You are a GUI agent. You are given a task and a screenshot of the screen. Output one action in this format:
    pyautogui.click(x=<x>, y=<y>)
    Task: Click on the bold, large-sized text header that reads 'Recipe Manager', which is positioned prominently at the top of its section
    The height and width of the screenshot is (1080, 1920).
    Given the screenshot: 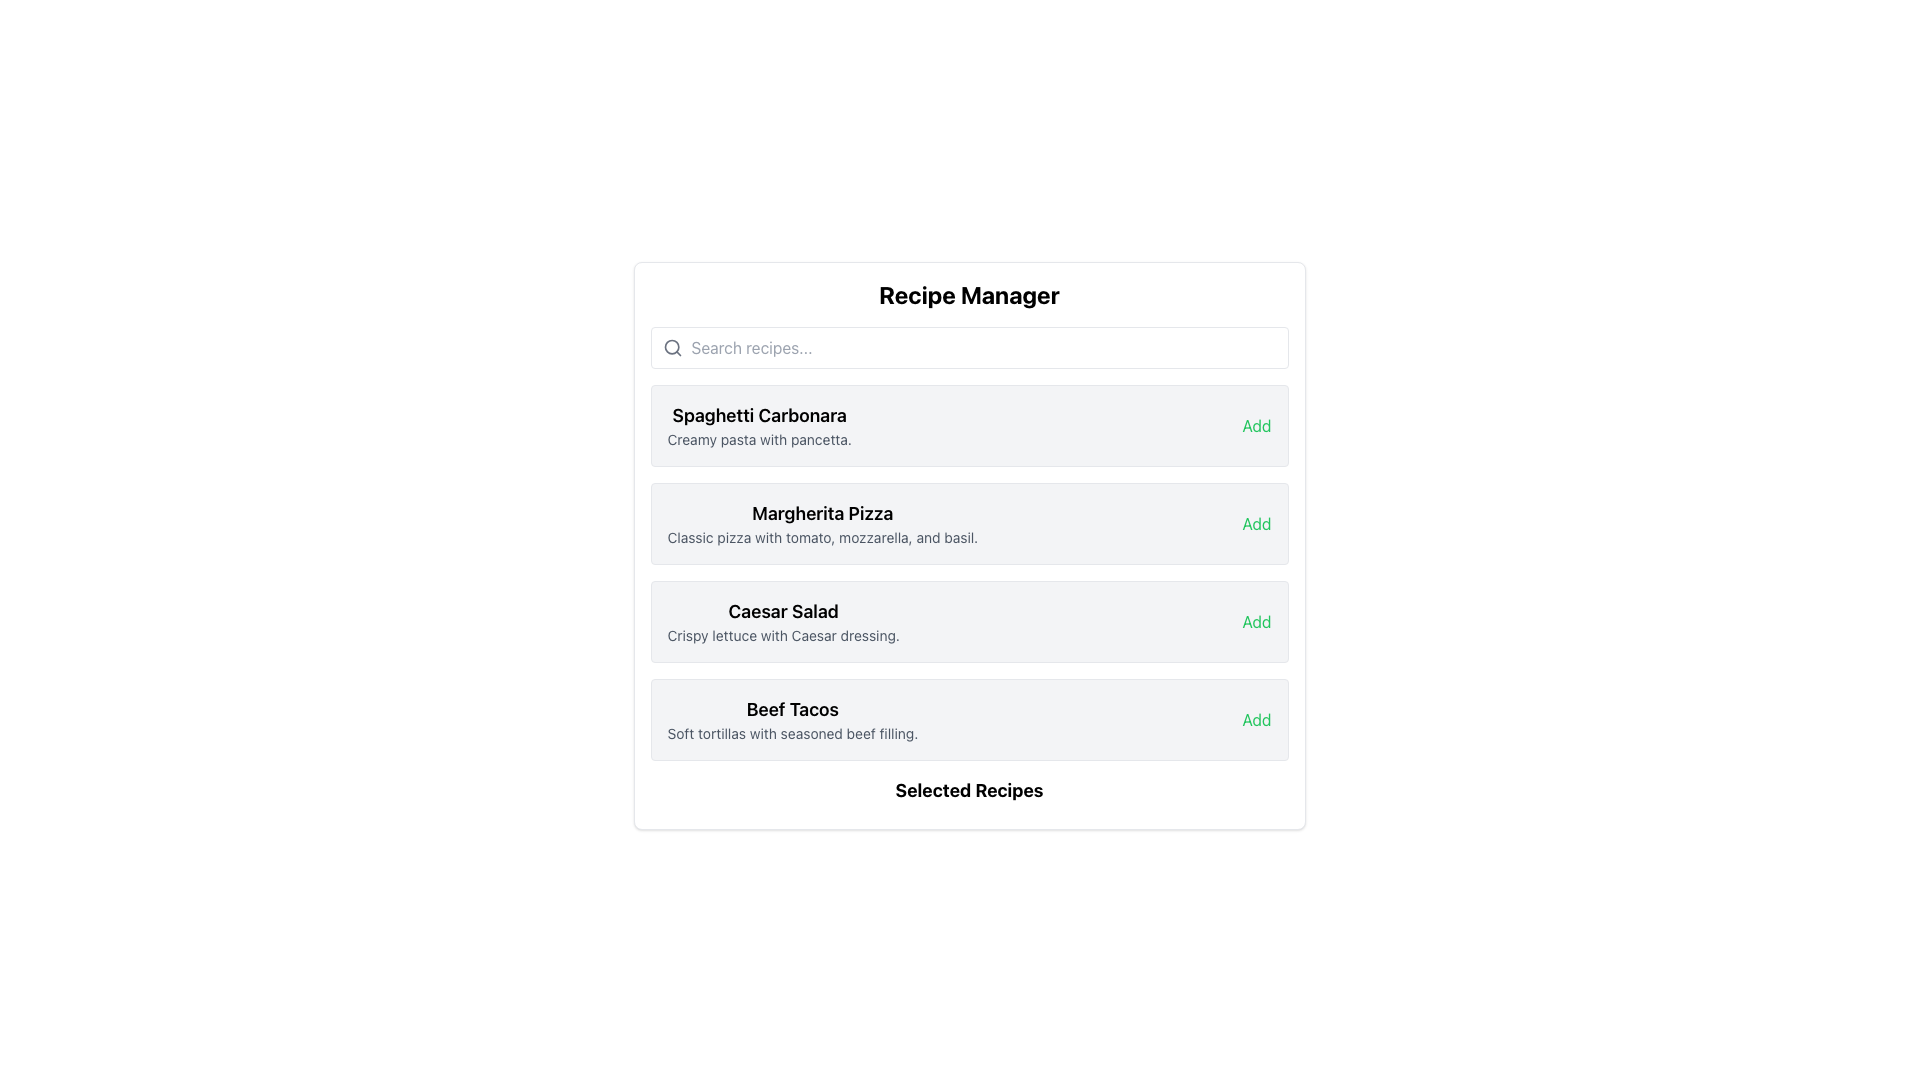 What is the action you would take?
    pyautogui.click(x=969, y=294)
    